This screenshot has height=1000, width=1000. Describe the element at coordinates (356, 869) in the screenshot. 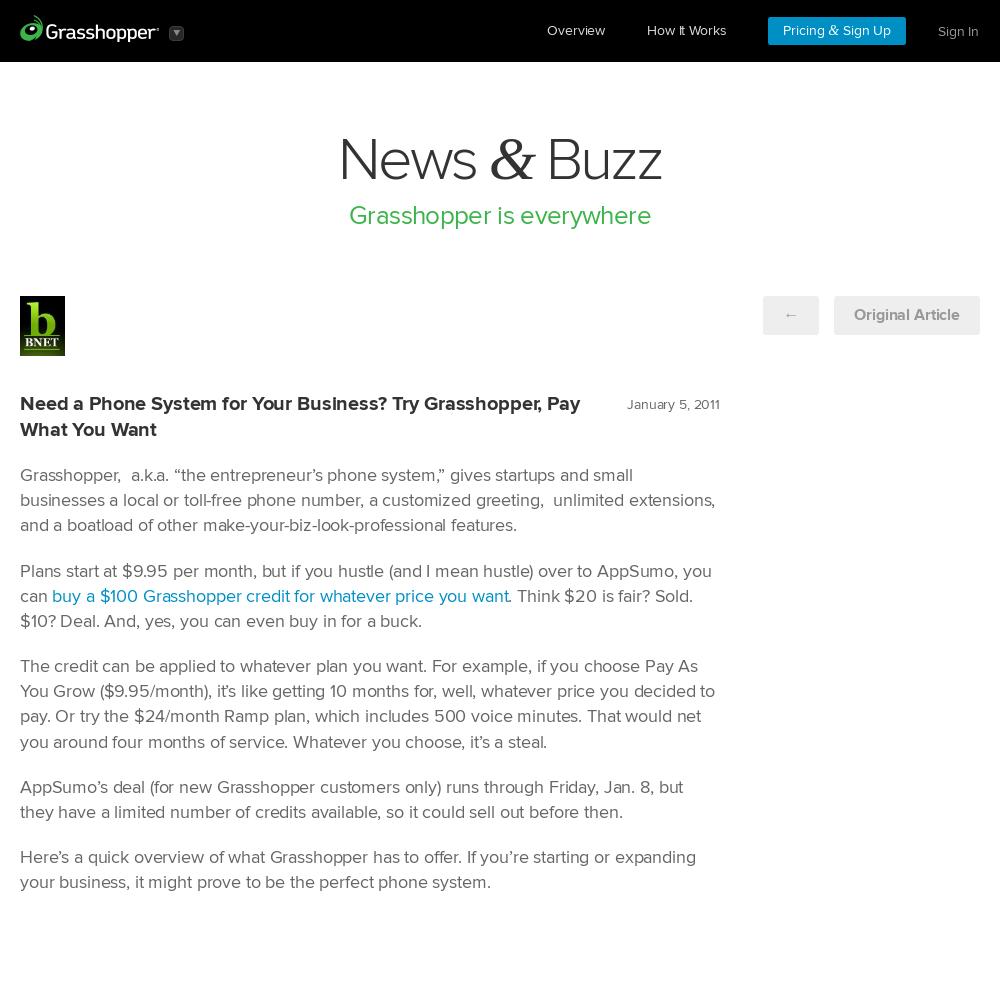

I see `'Here’s a quick overview of what Grasshopper has to offer. If you’re starting or expanding your business, it might prove to be the perfect phone system.'` at that location.